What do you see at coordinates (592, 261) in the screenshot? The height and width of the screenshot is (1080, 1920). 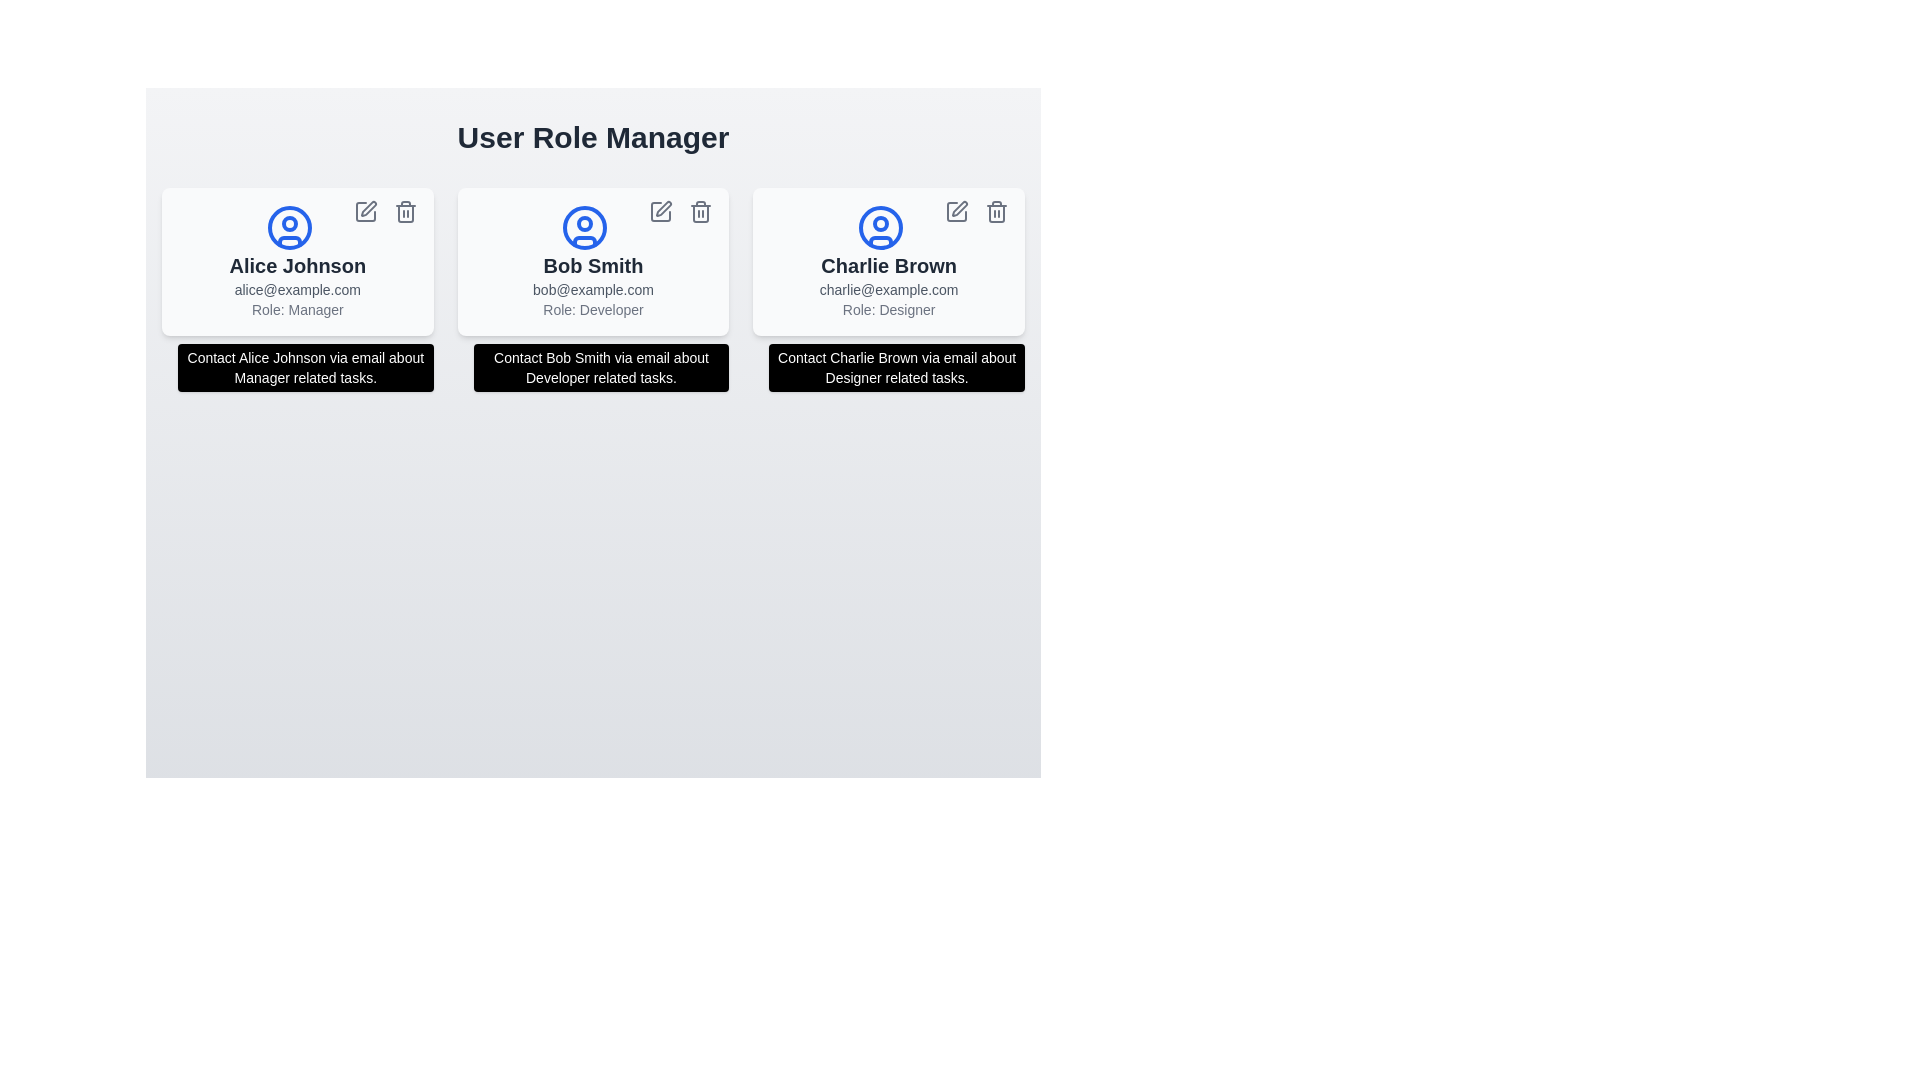 I see `details of the user profile card for Bob Smith, located under the 'User Role Manager' title in the middle of three horizontally aligned cards` at bounding box center [592, 261].